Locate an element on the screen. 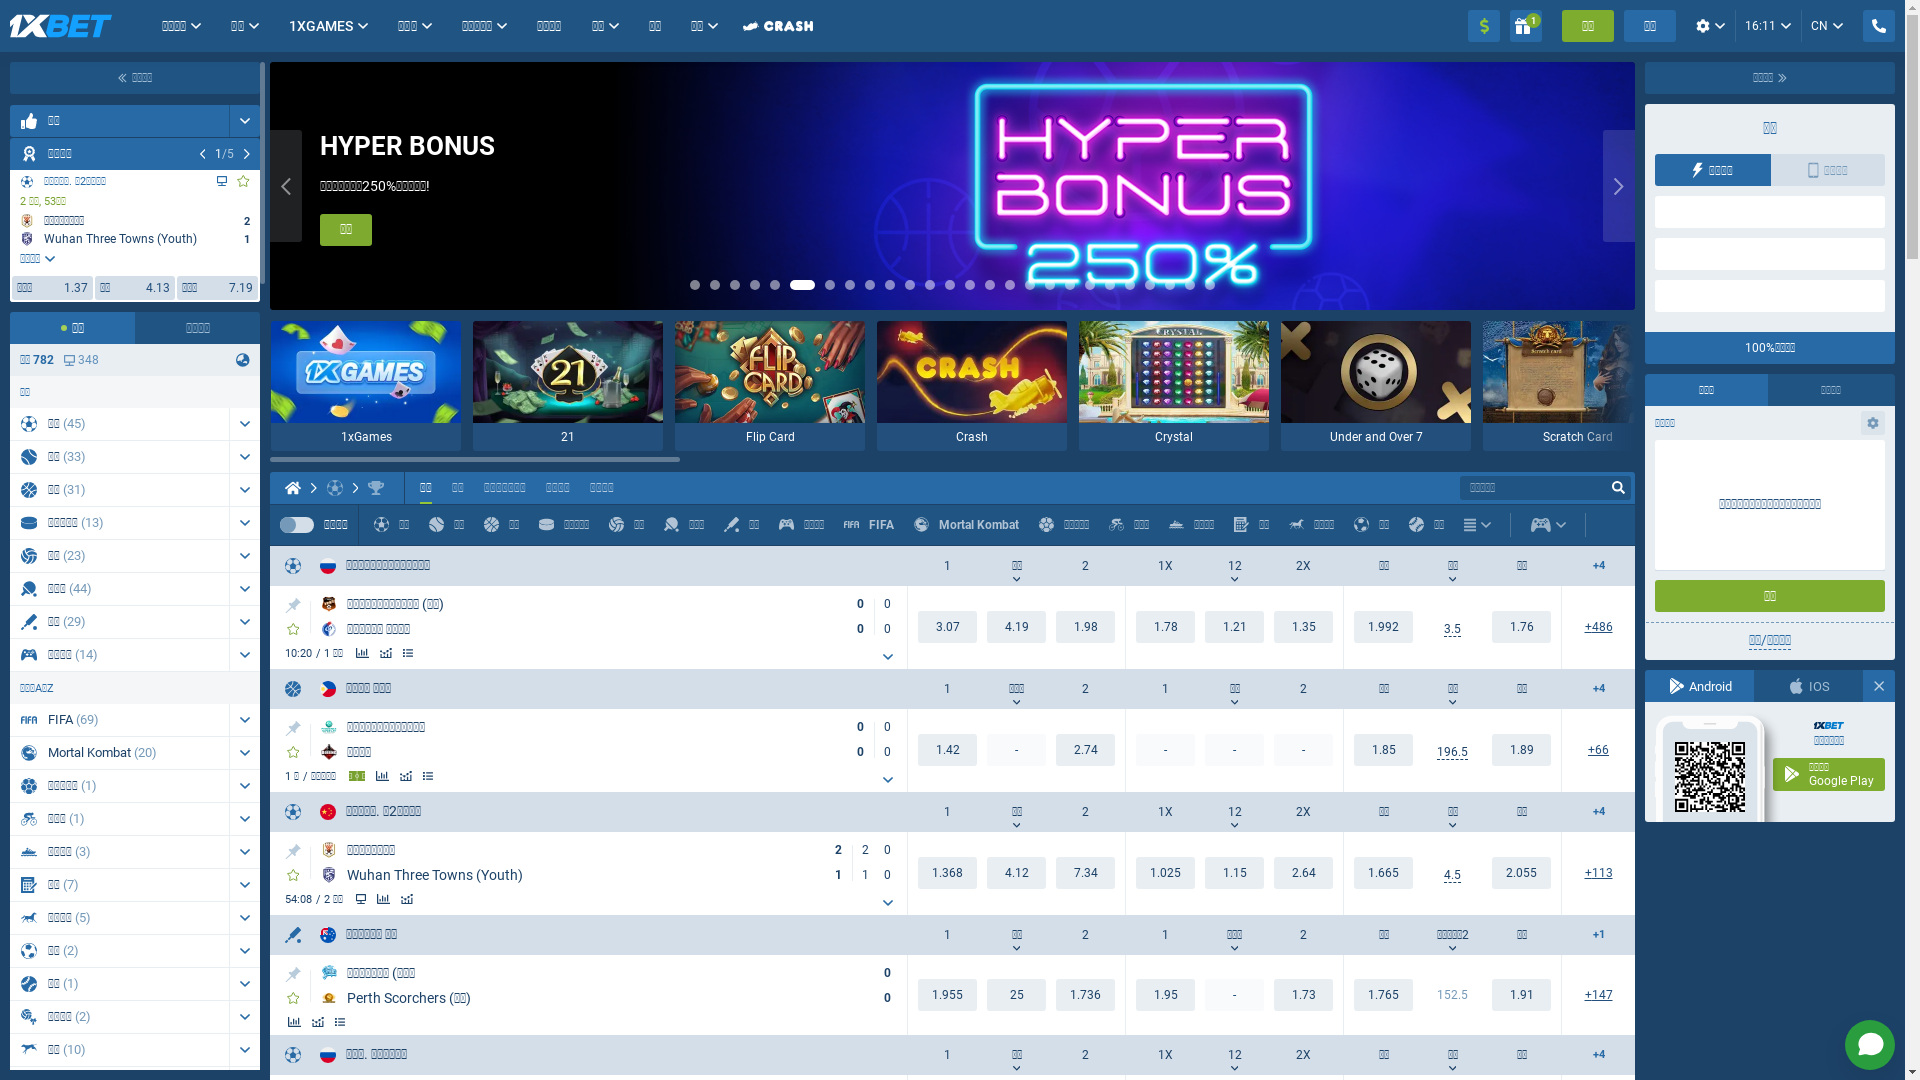 The height and width of the screenshot is (1080, 1920). '1.85' is located at coordinates (1382, 749).